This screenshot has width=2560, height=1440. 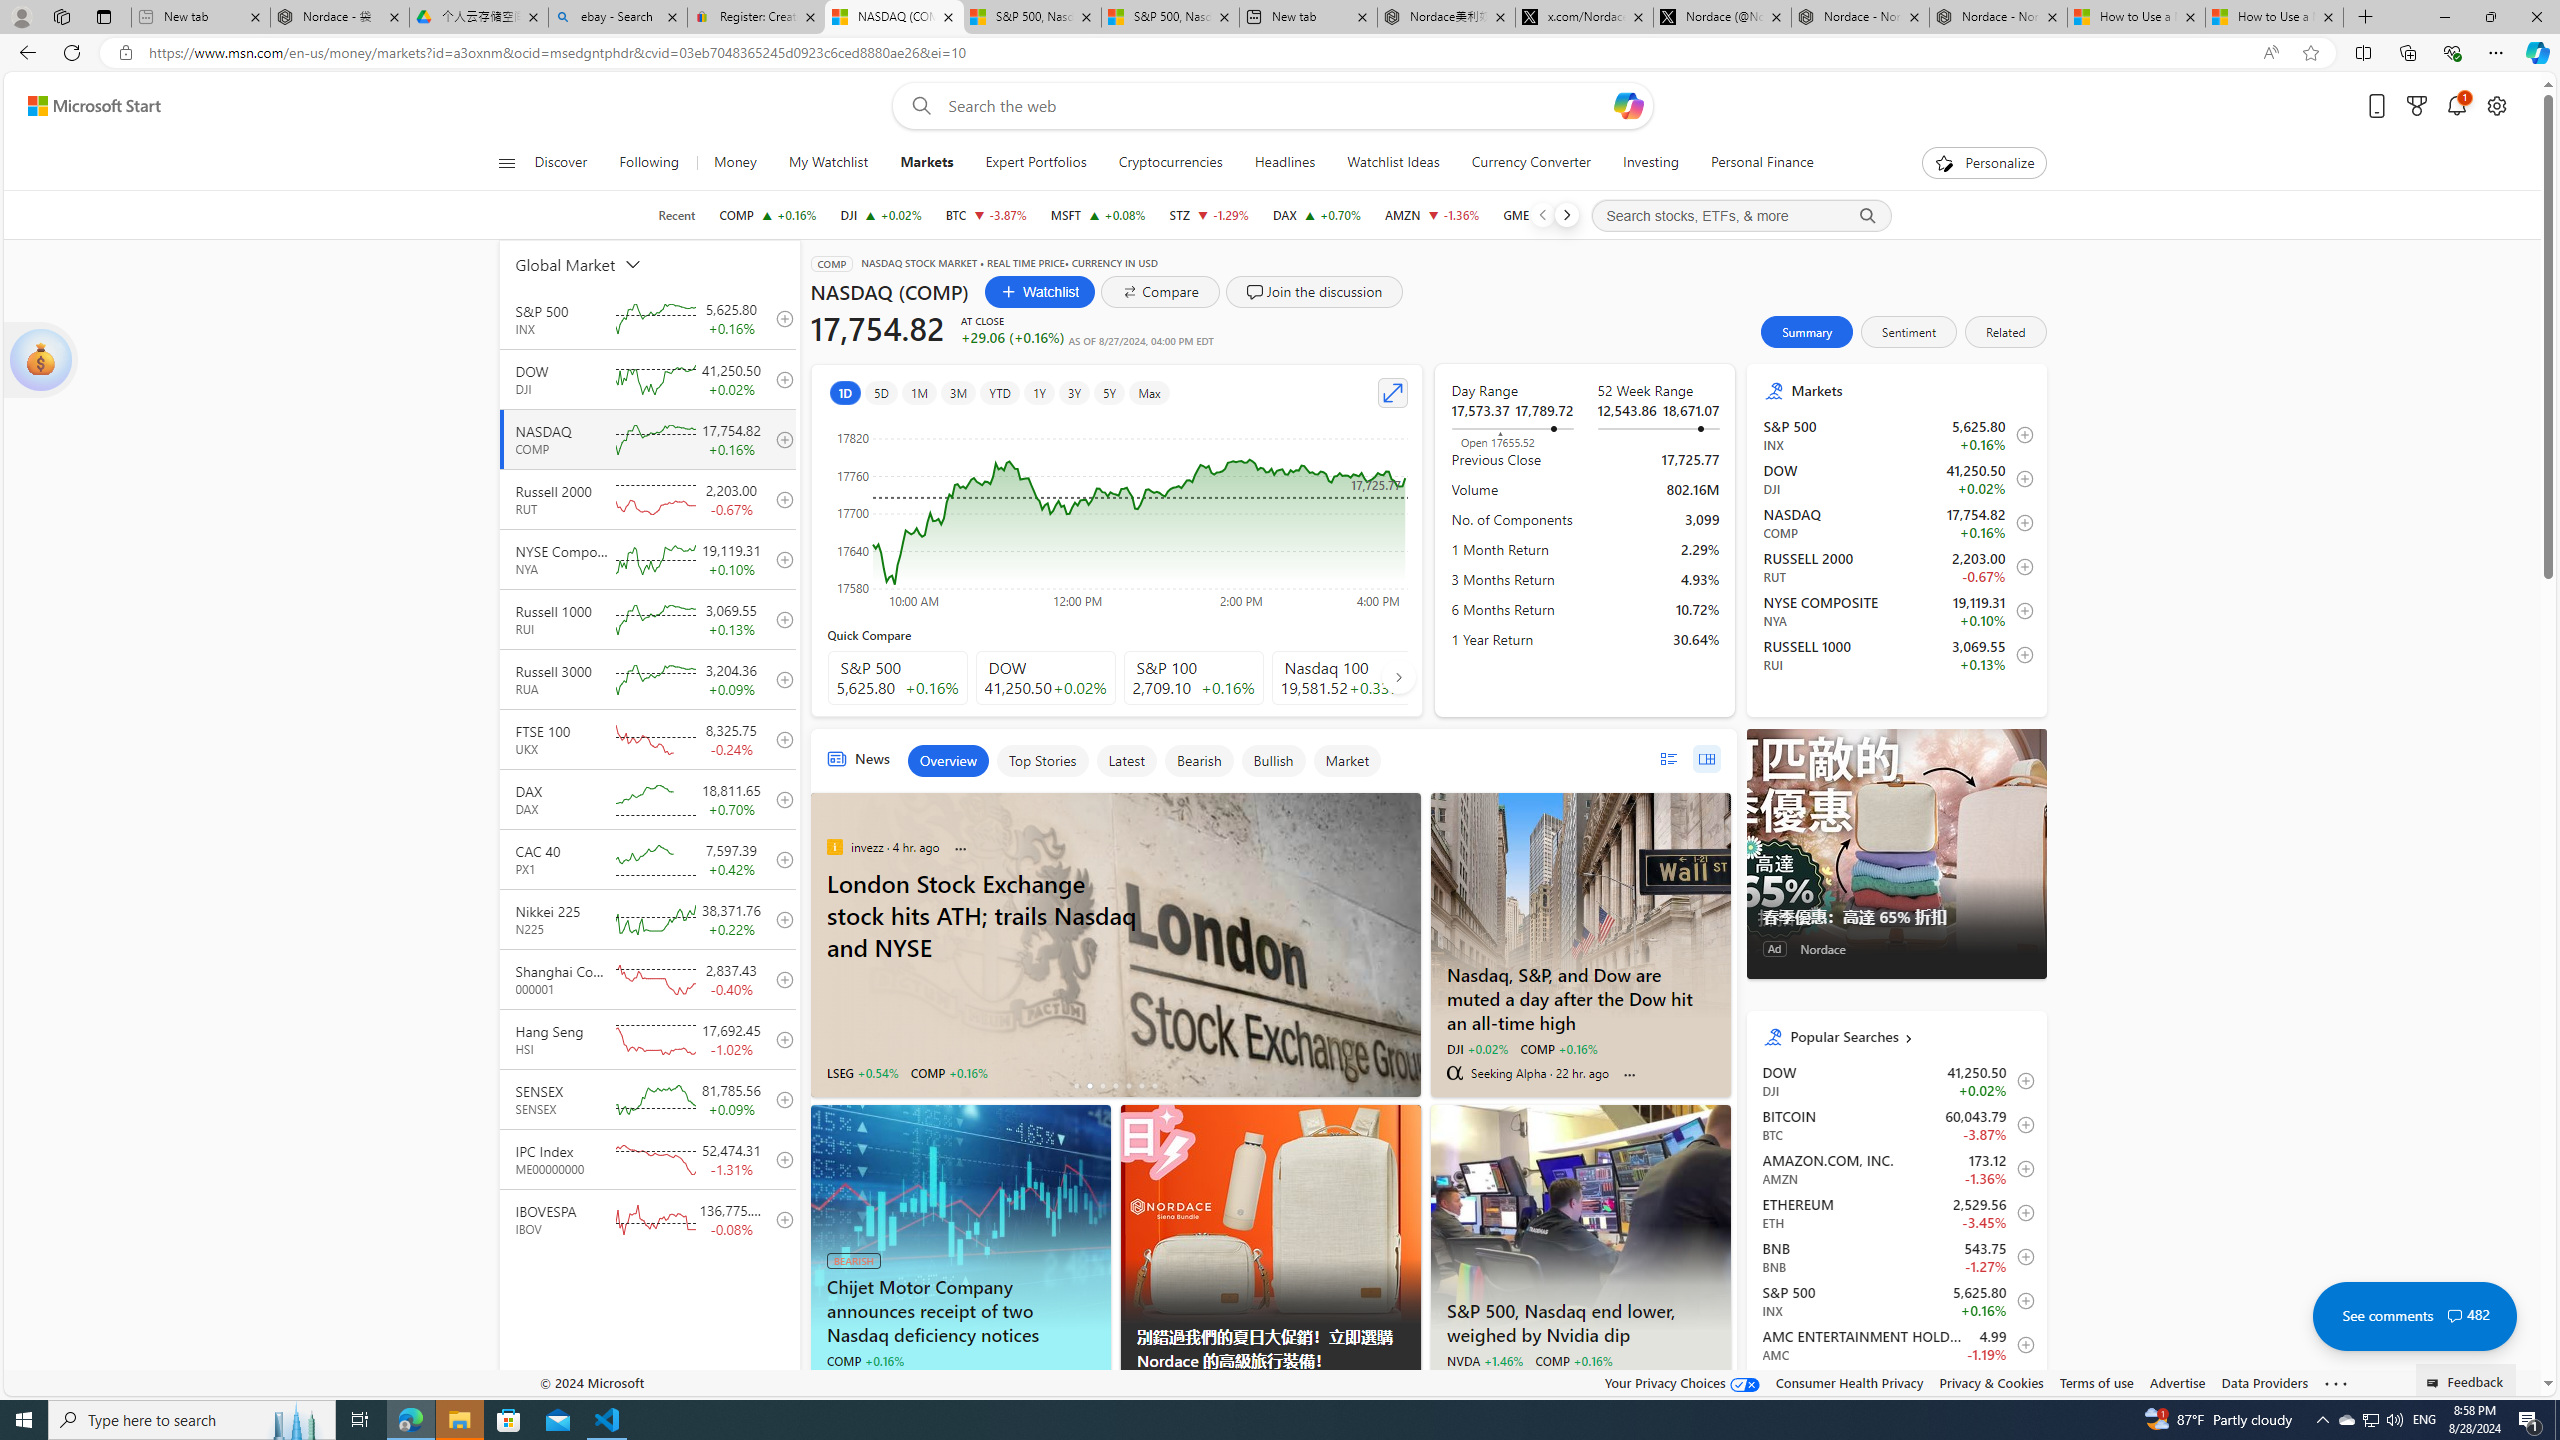 I want to click on 'Watchlist Ideas', so click(x=1391, y=162).